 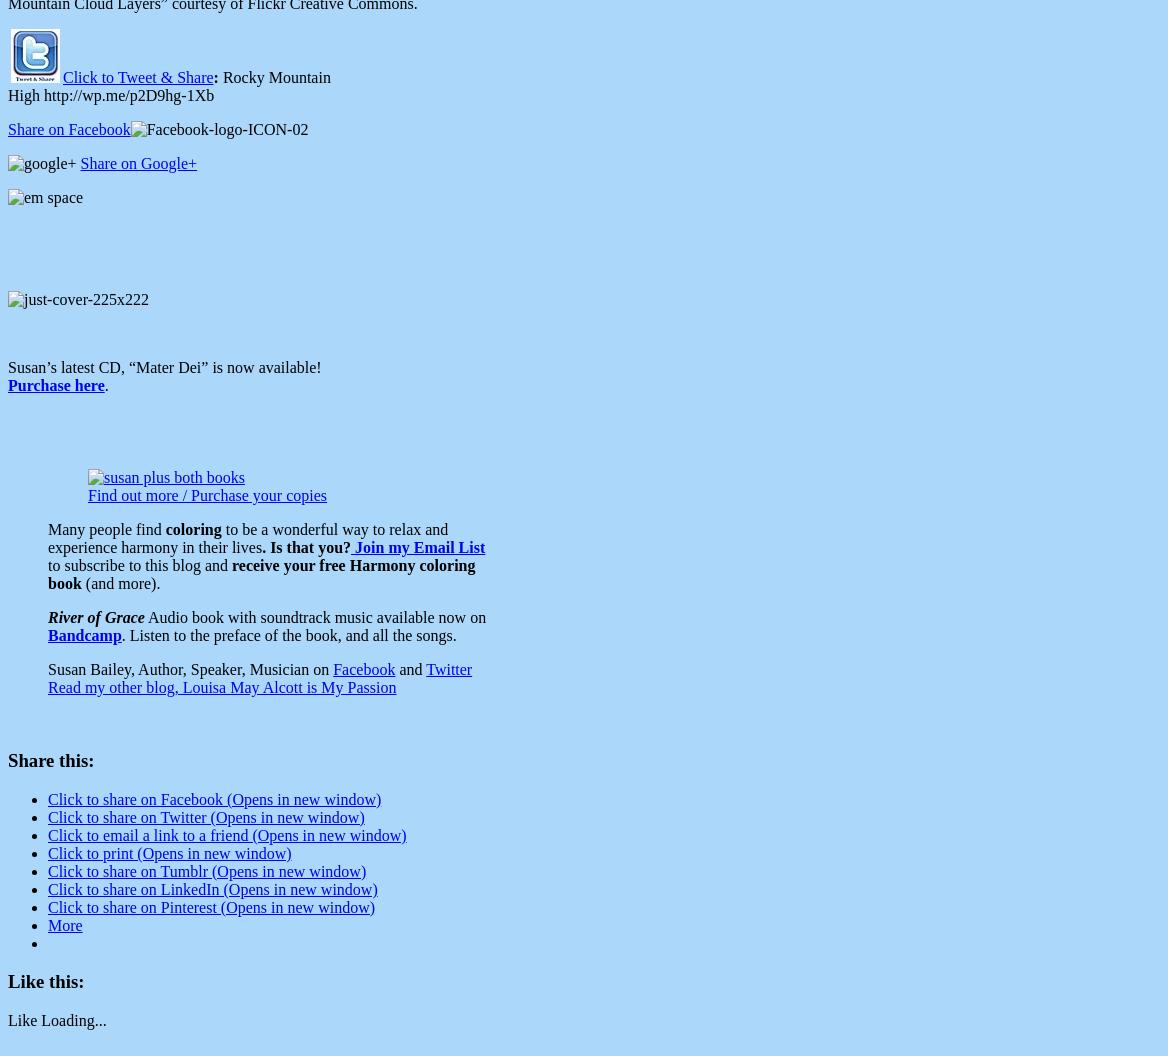 What do you see at coordinates (95, 616) in the screenshot?
I see `'River of Grace'` at bounding box center [95, 616].